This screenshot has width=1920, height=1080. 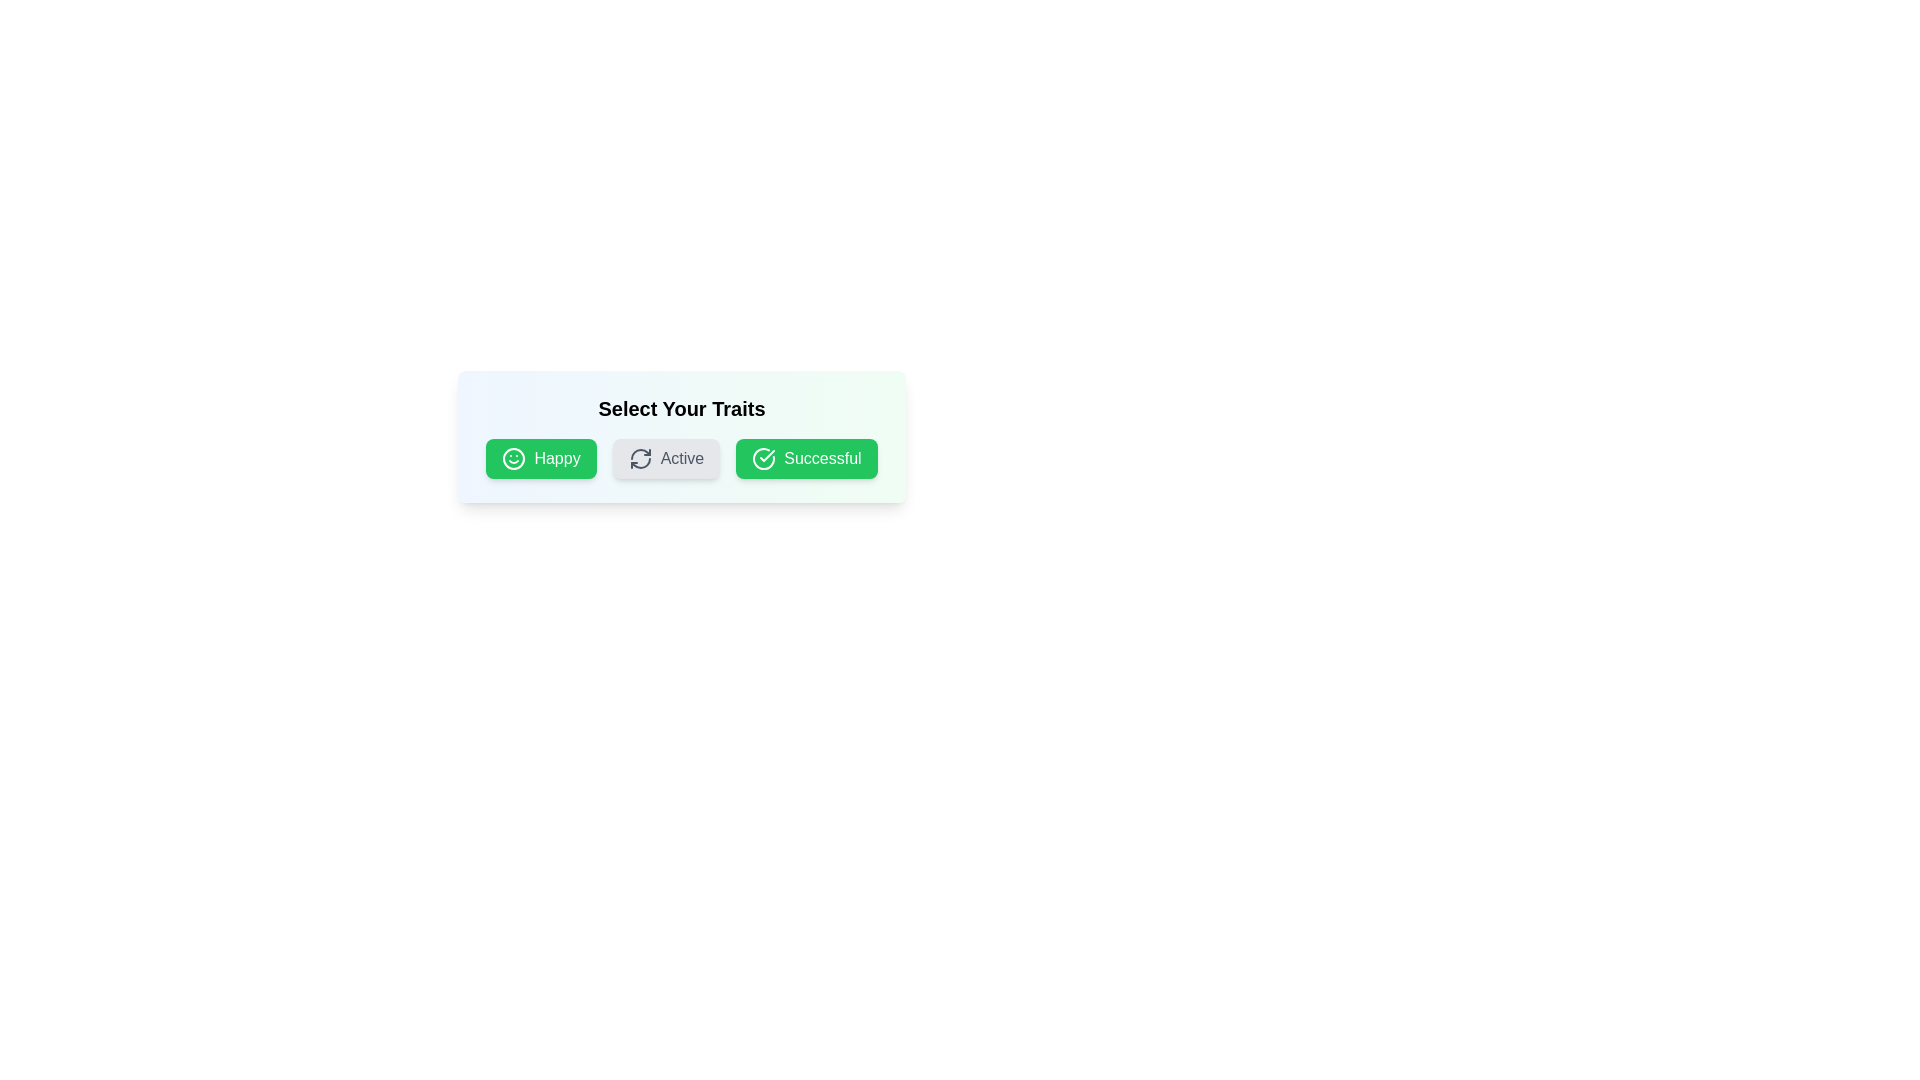 What do you see at coordinates (666, 459) in the screenshot?
I see `the tag Active` at bounding box center [666, 459].